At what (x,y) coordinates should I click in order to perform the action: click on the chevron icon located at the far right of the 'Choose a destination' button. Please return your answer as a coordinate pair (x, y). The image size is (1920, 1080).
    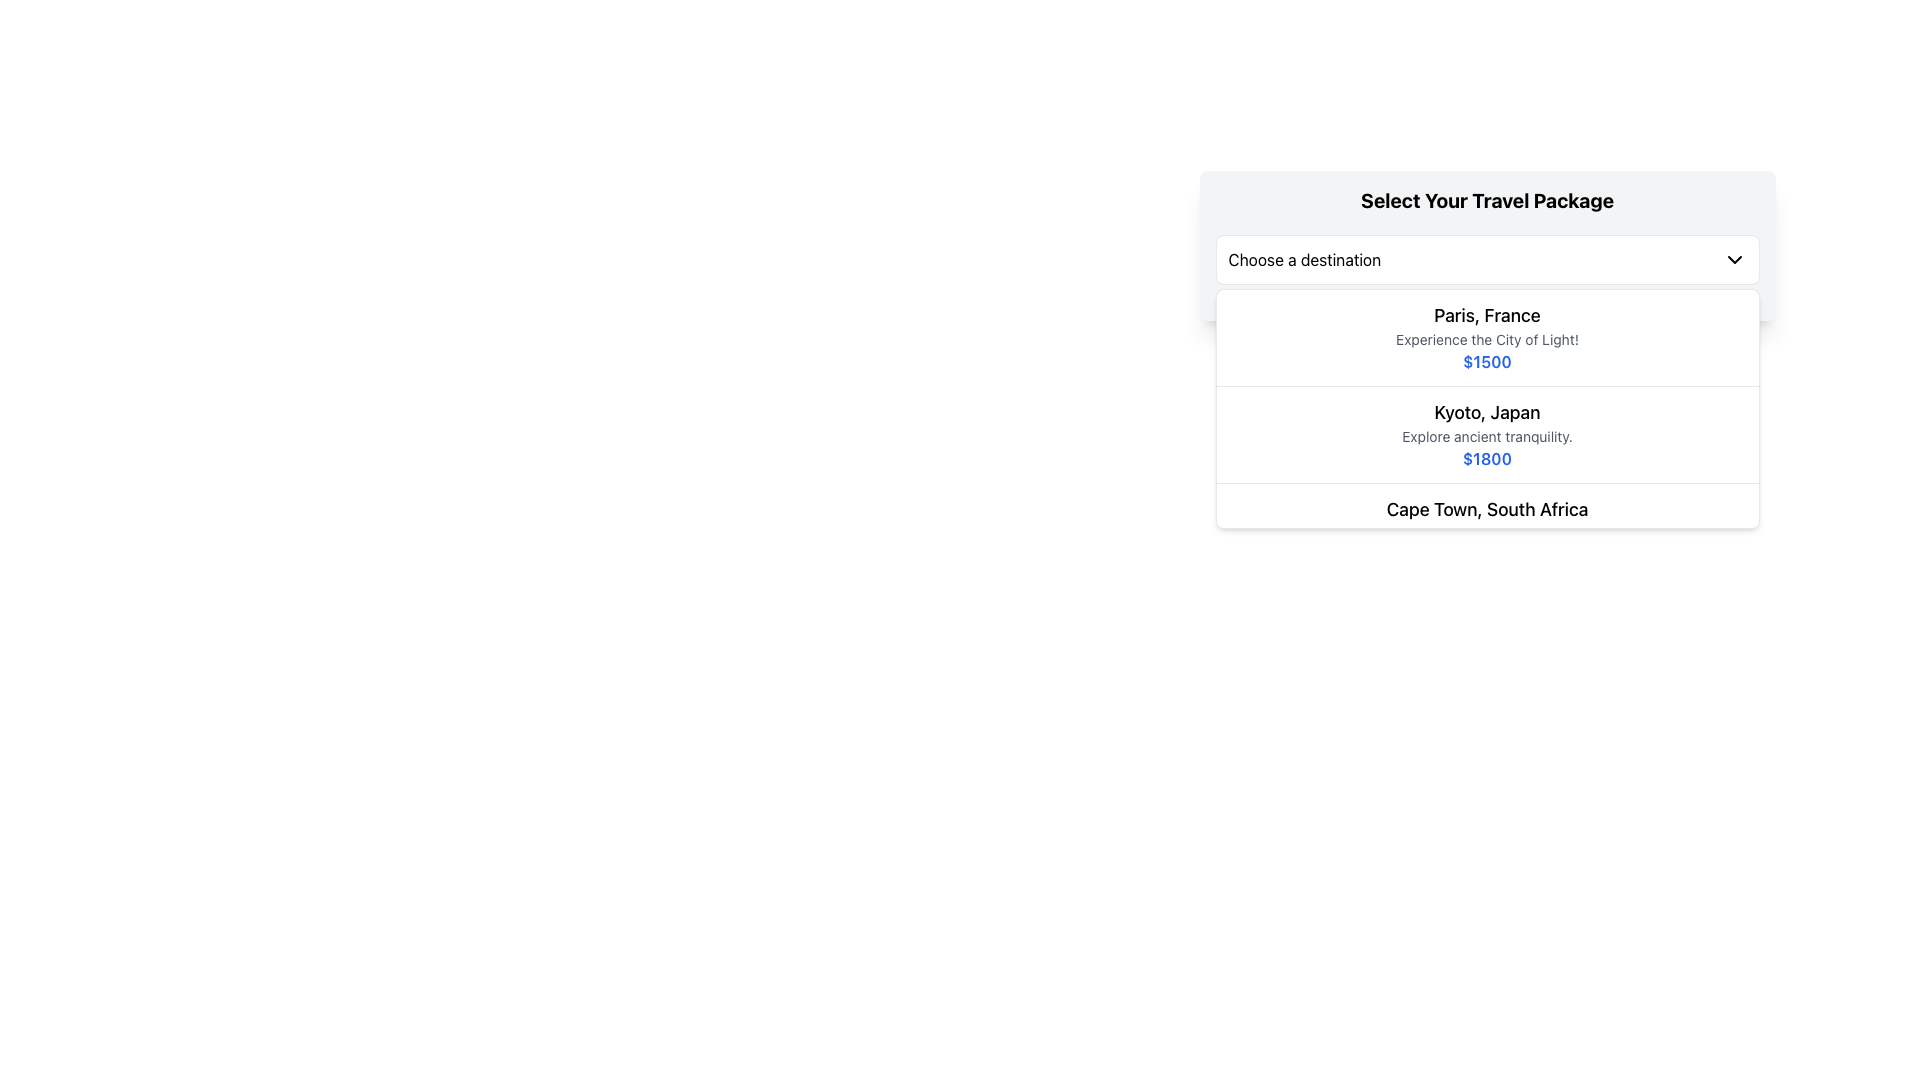
    Looking at the image, I should click on (1733, 258).